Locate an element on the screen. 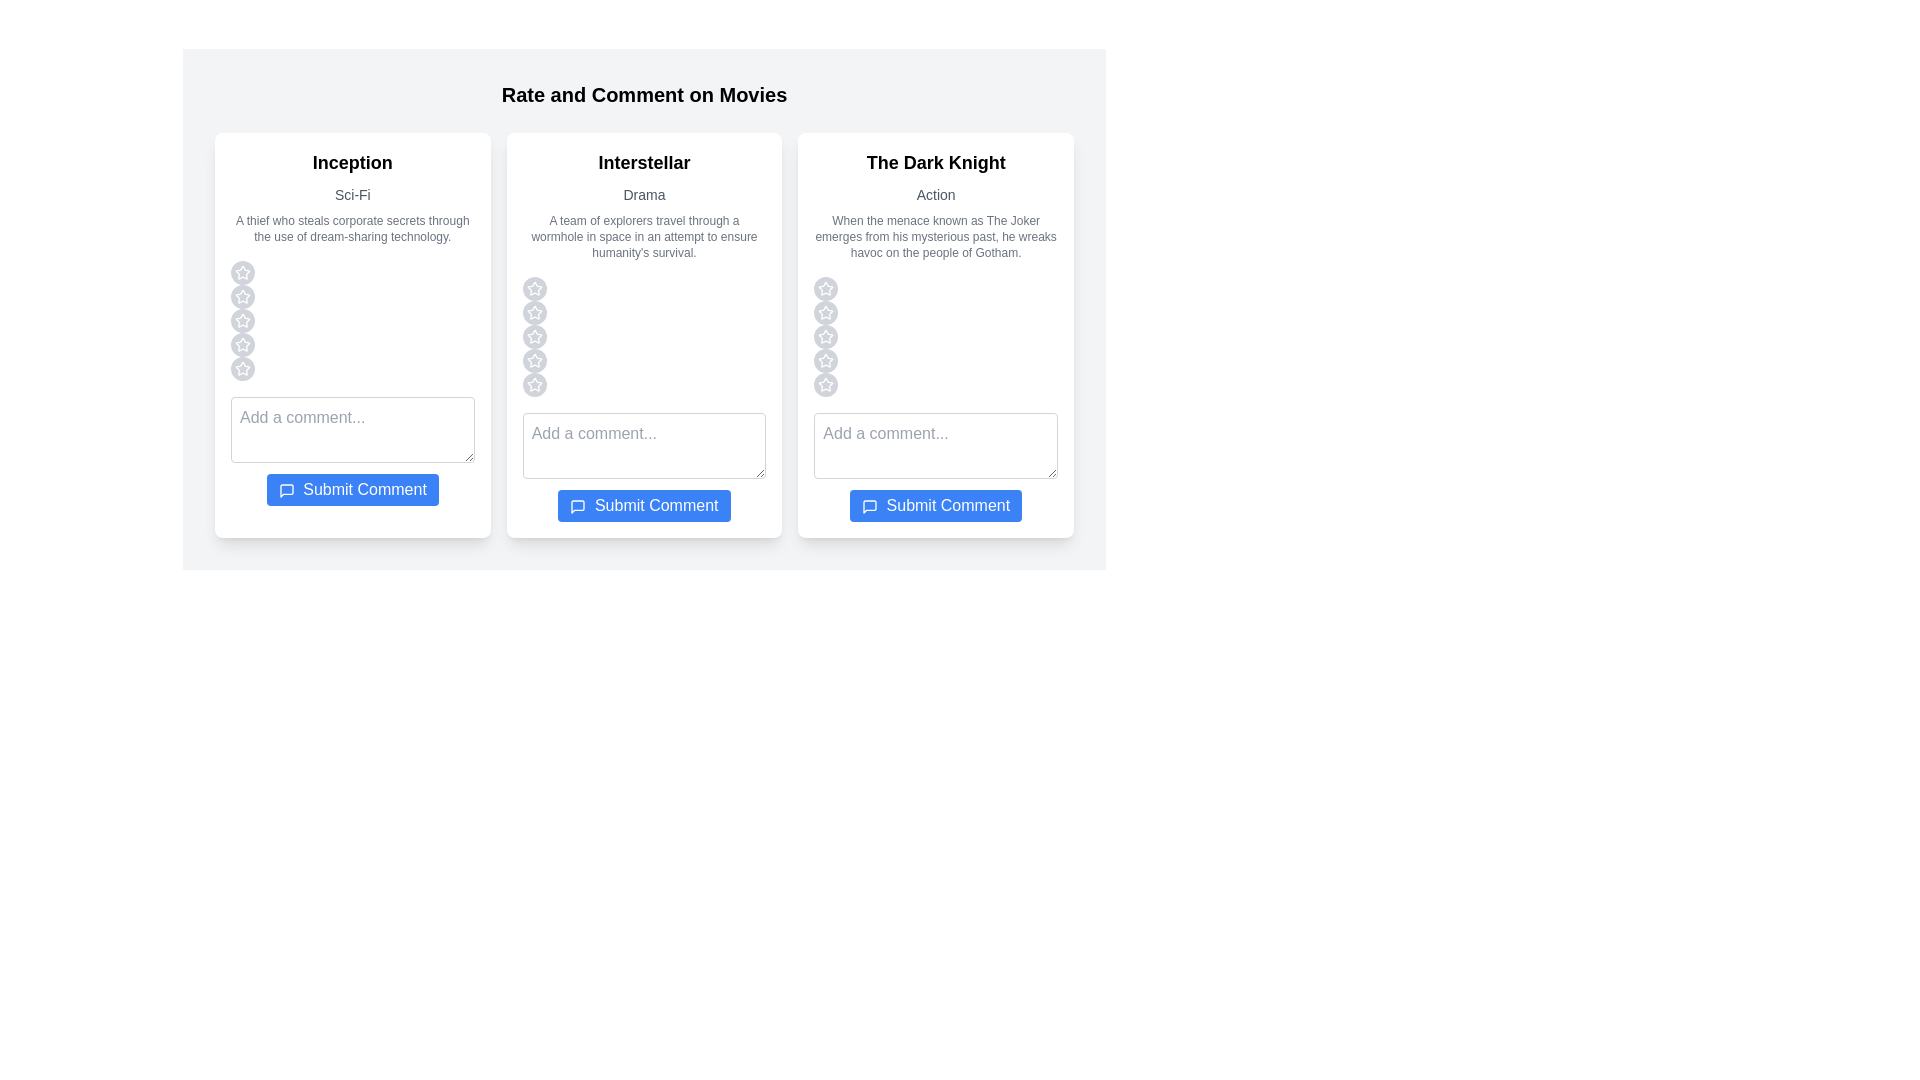 The image size is (1920, 1080). the synopsis and genre of the movie Inception is located at coordinates (352, 227).